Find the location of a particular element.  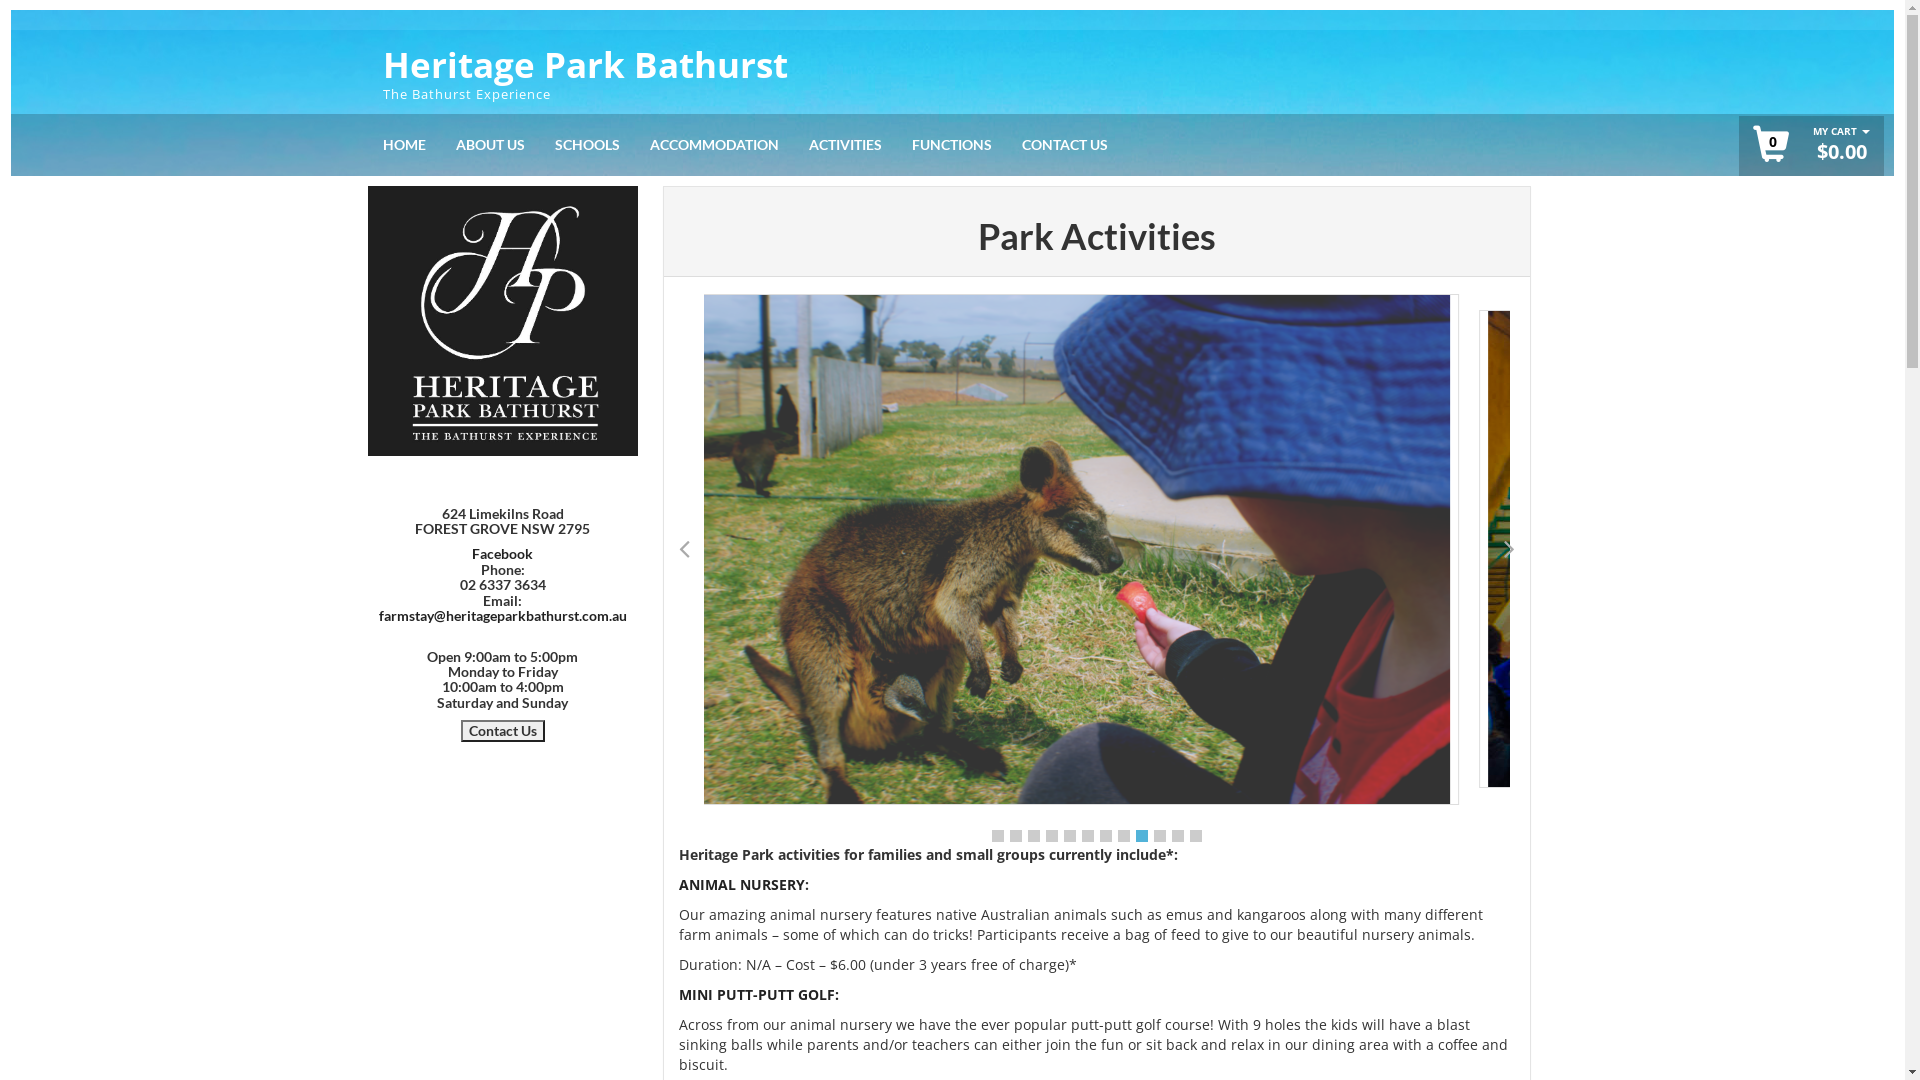

'1' is located at coordinates (998, 836).